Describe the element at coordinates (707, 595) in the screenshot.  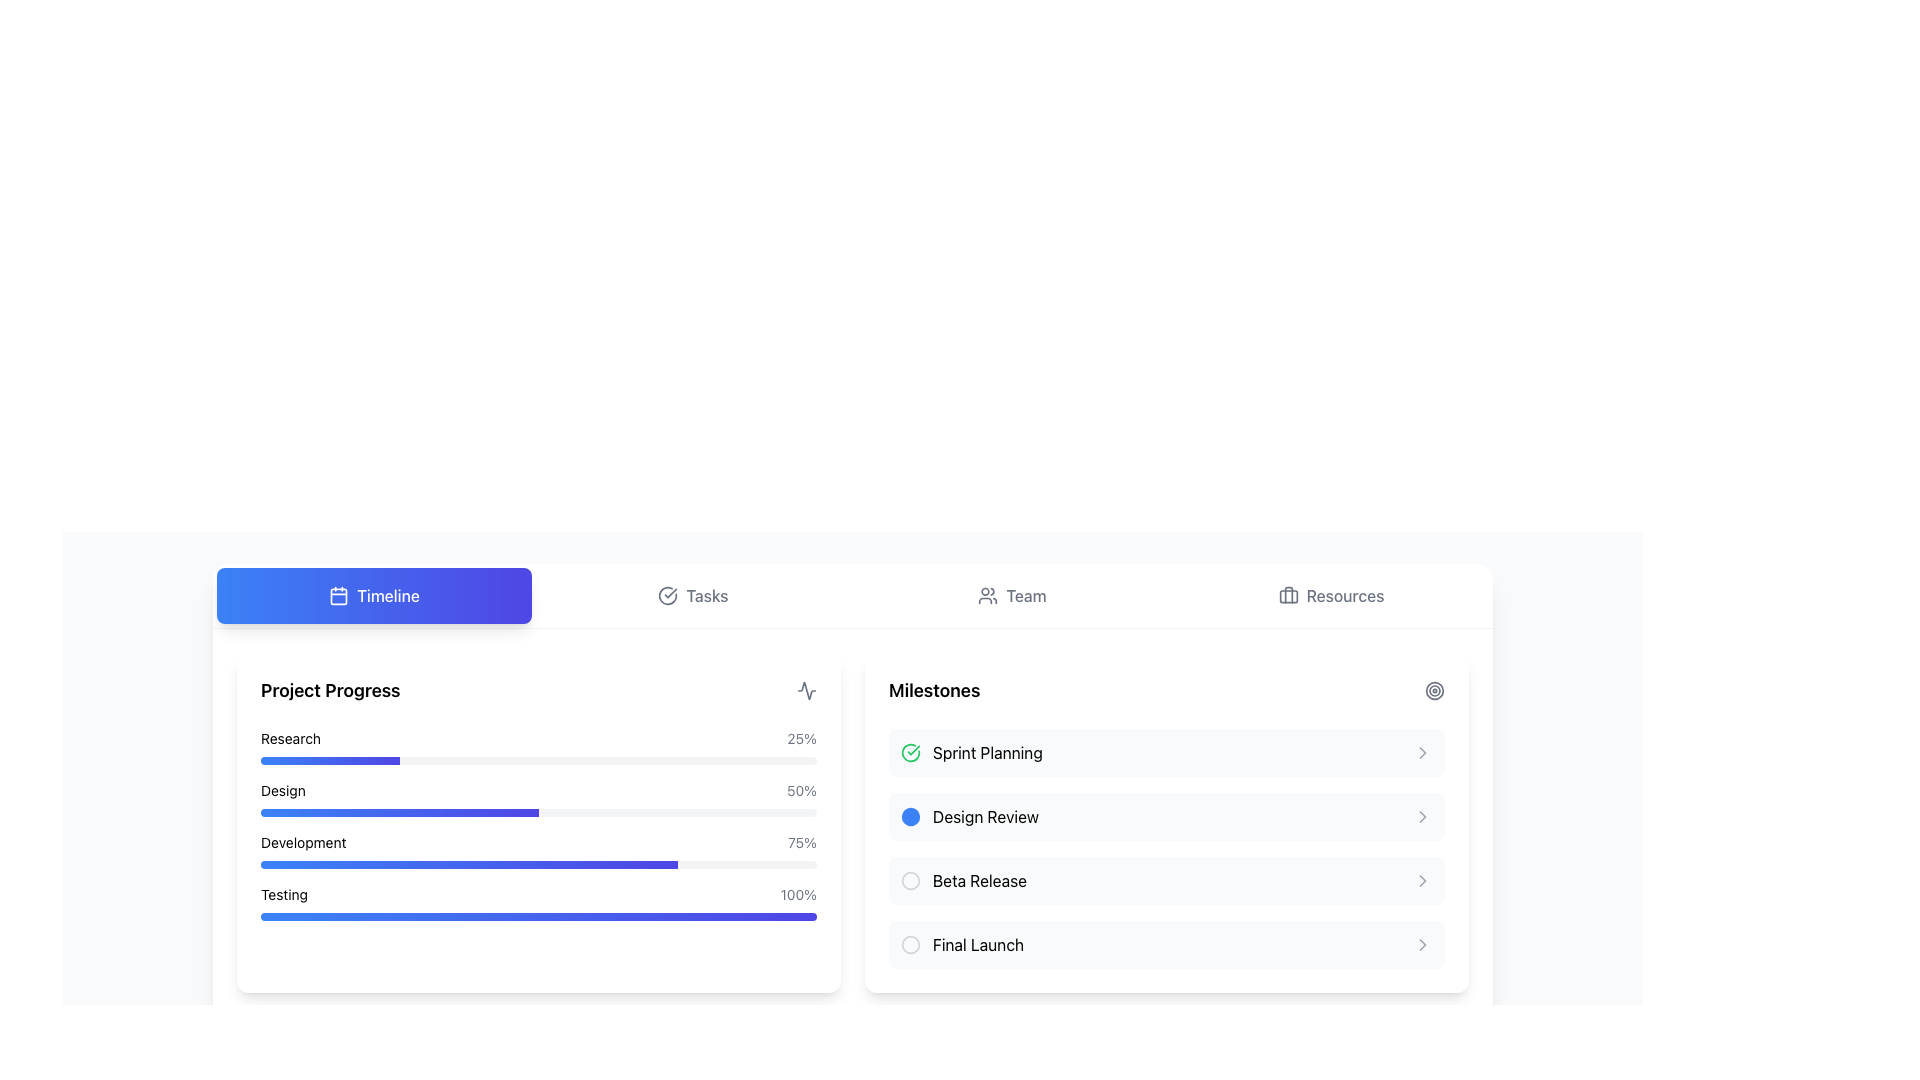
I see `the 'Tasks' text label, which is part of a horizontal navigation bar and is positioned in the upper-central section of the interface, next to a circular checkmark icon` at that location.